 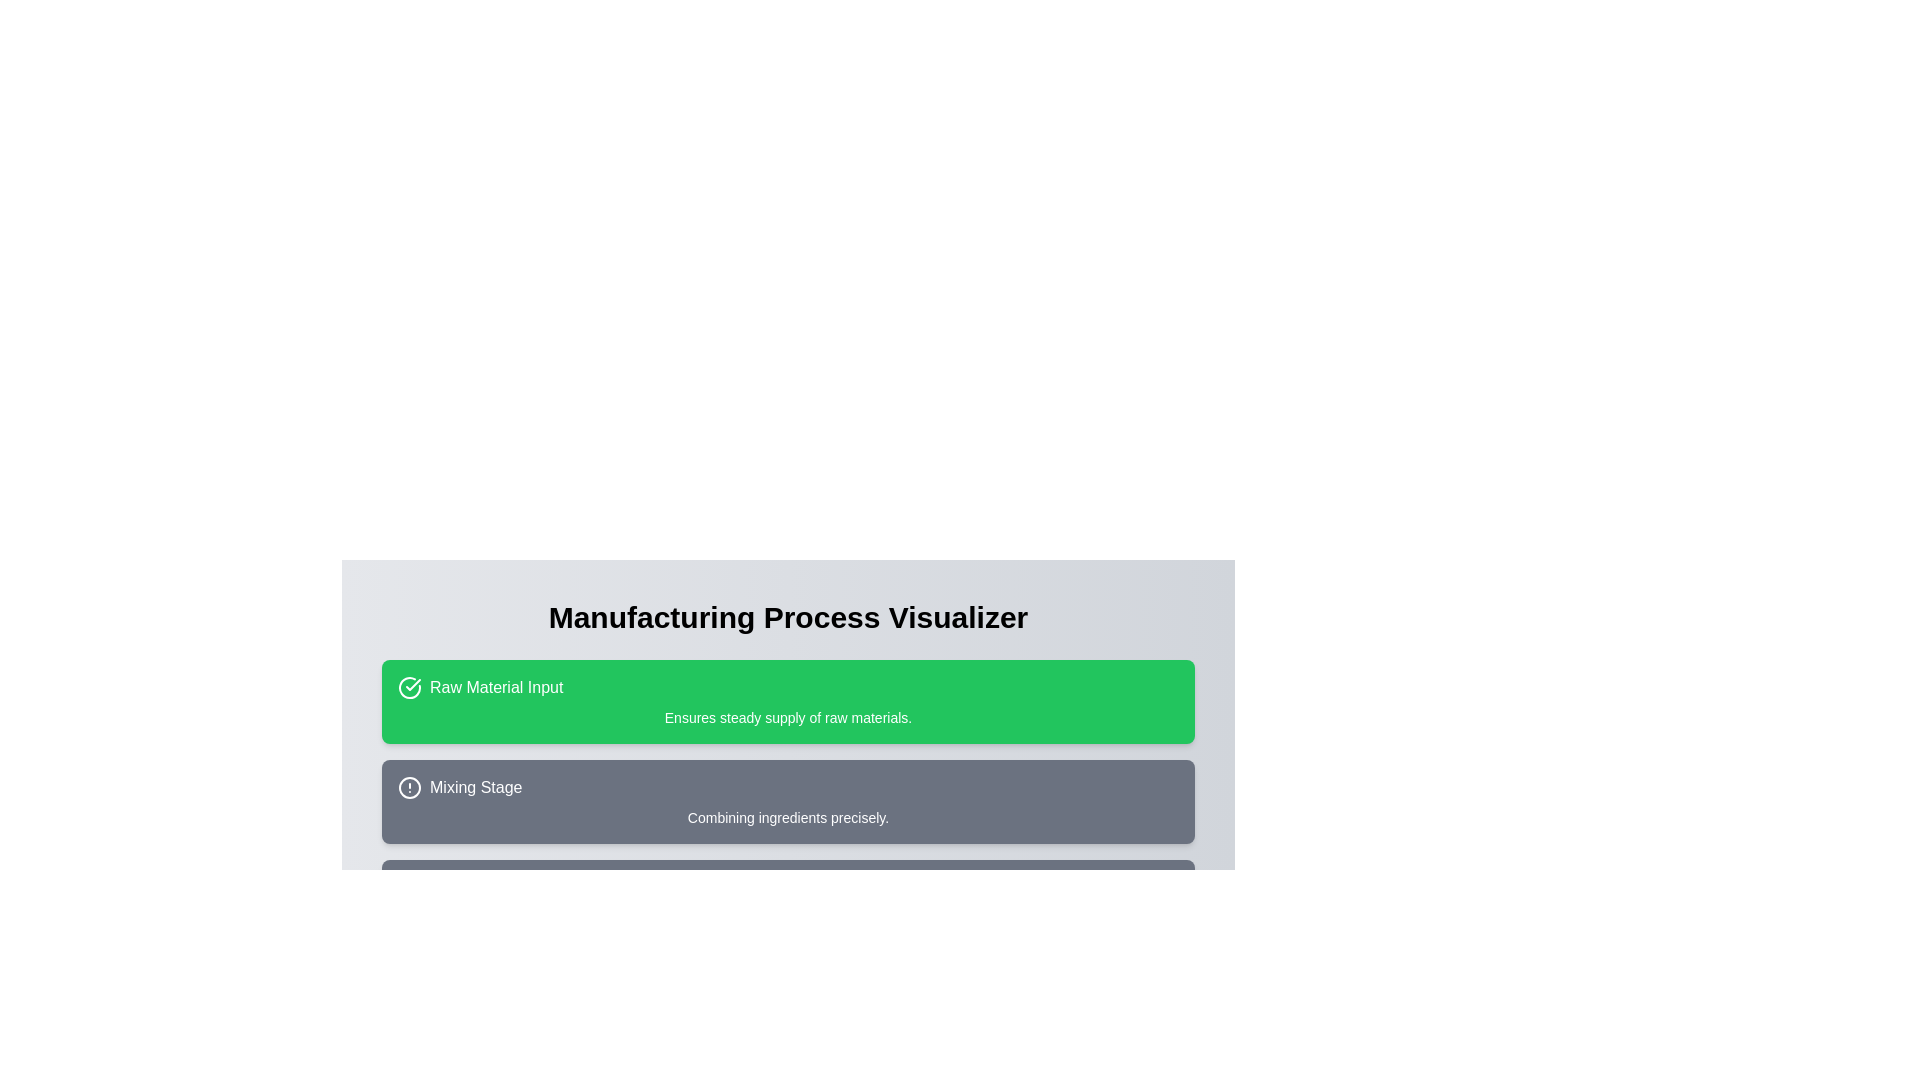 What do you see at coordinates (787, 801) in the screenshot?
I see `the icon on the 'Mixing Stage' informational card, which is the second card in the process visualization interface located between 'Raw Material Input' and 'Molding Process'` at bounding box center [787, 801].